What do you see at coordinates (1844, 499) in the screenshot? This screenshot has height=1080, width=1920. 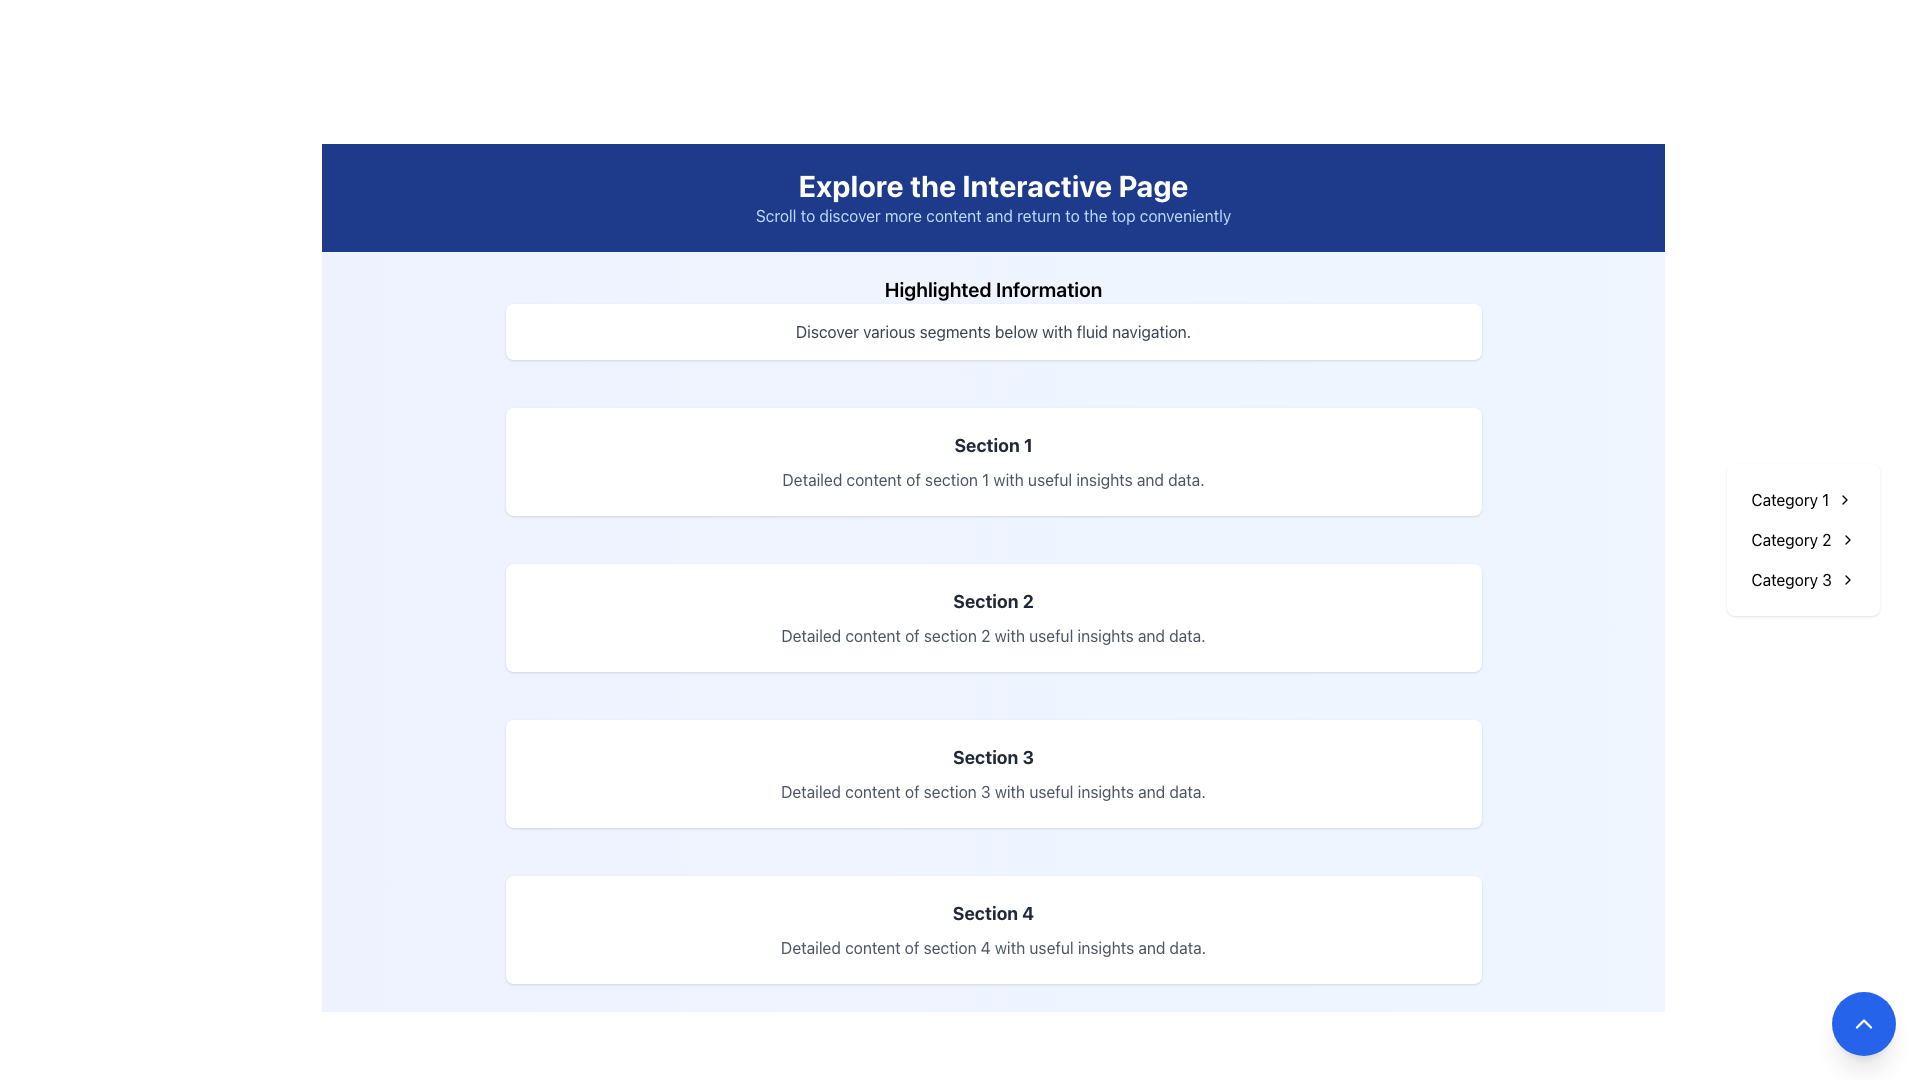 I see `the right-facing chevron indicator icon located adjacent to the label 'Category 1'` at bounding box center [1844, 499].